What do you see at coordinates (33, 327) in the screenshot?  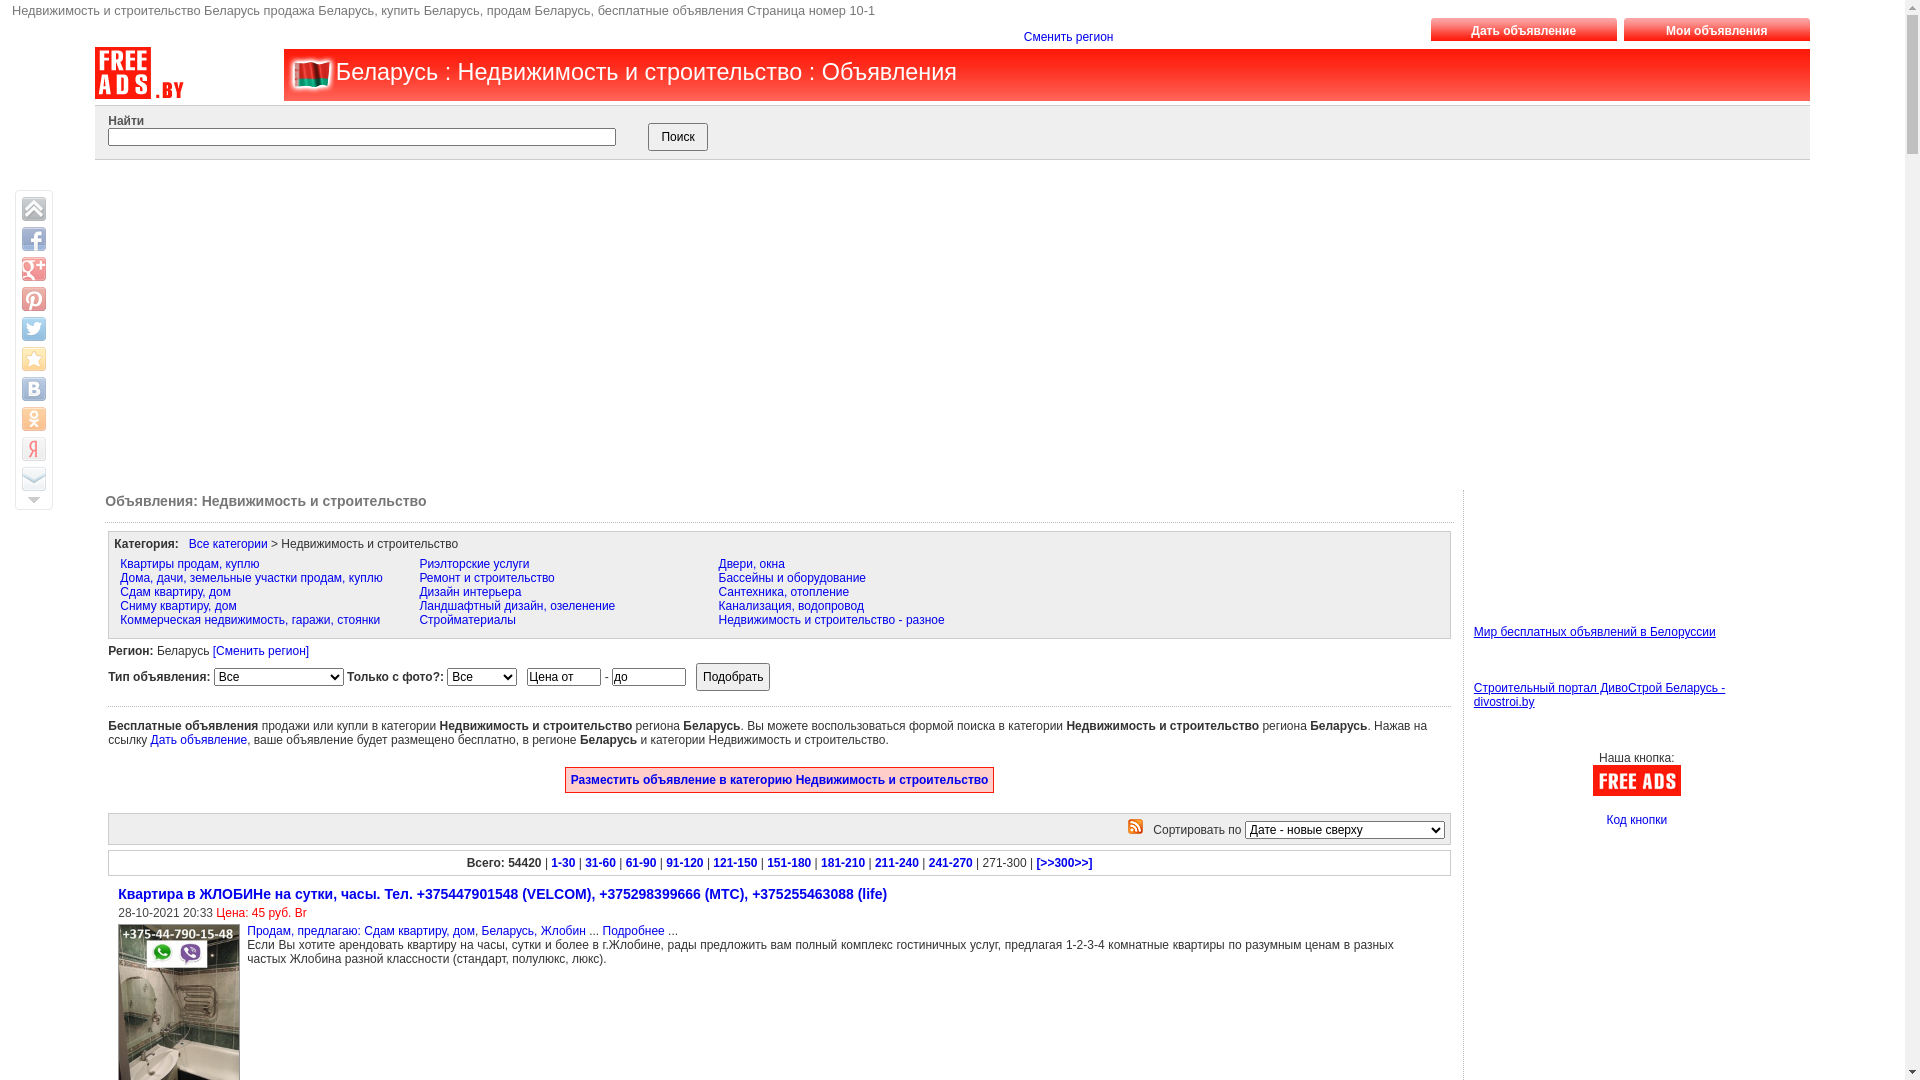 I see `'Share on Twitter'` at bounding box center [33, 327].